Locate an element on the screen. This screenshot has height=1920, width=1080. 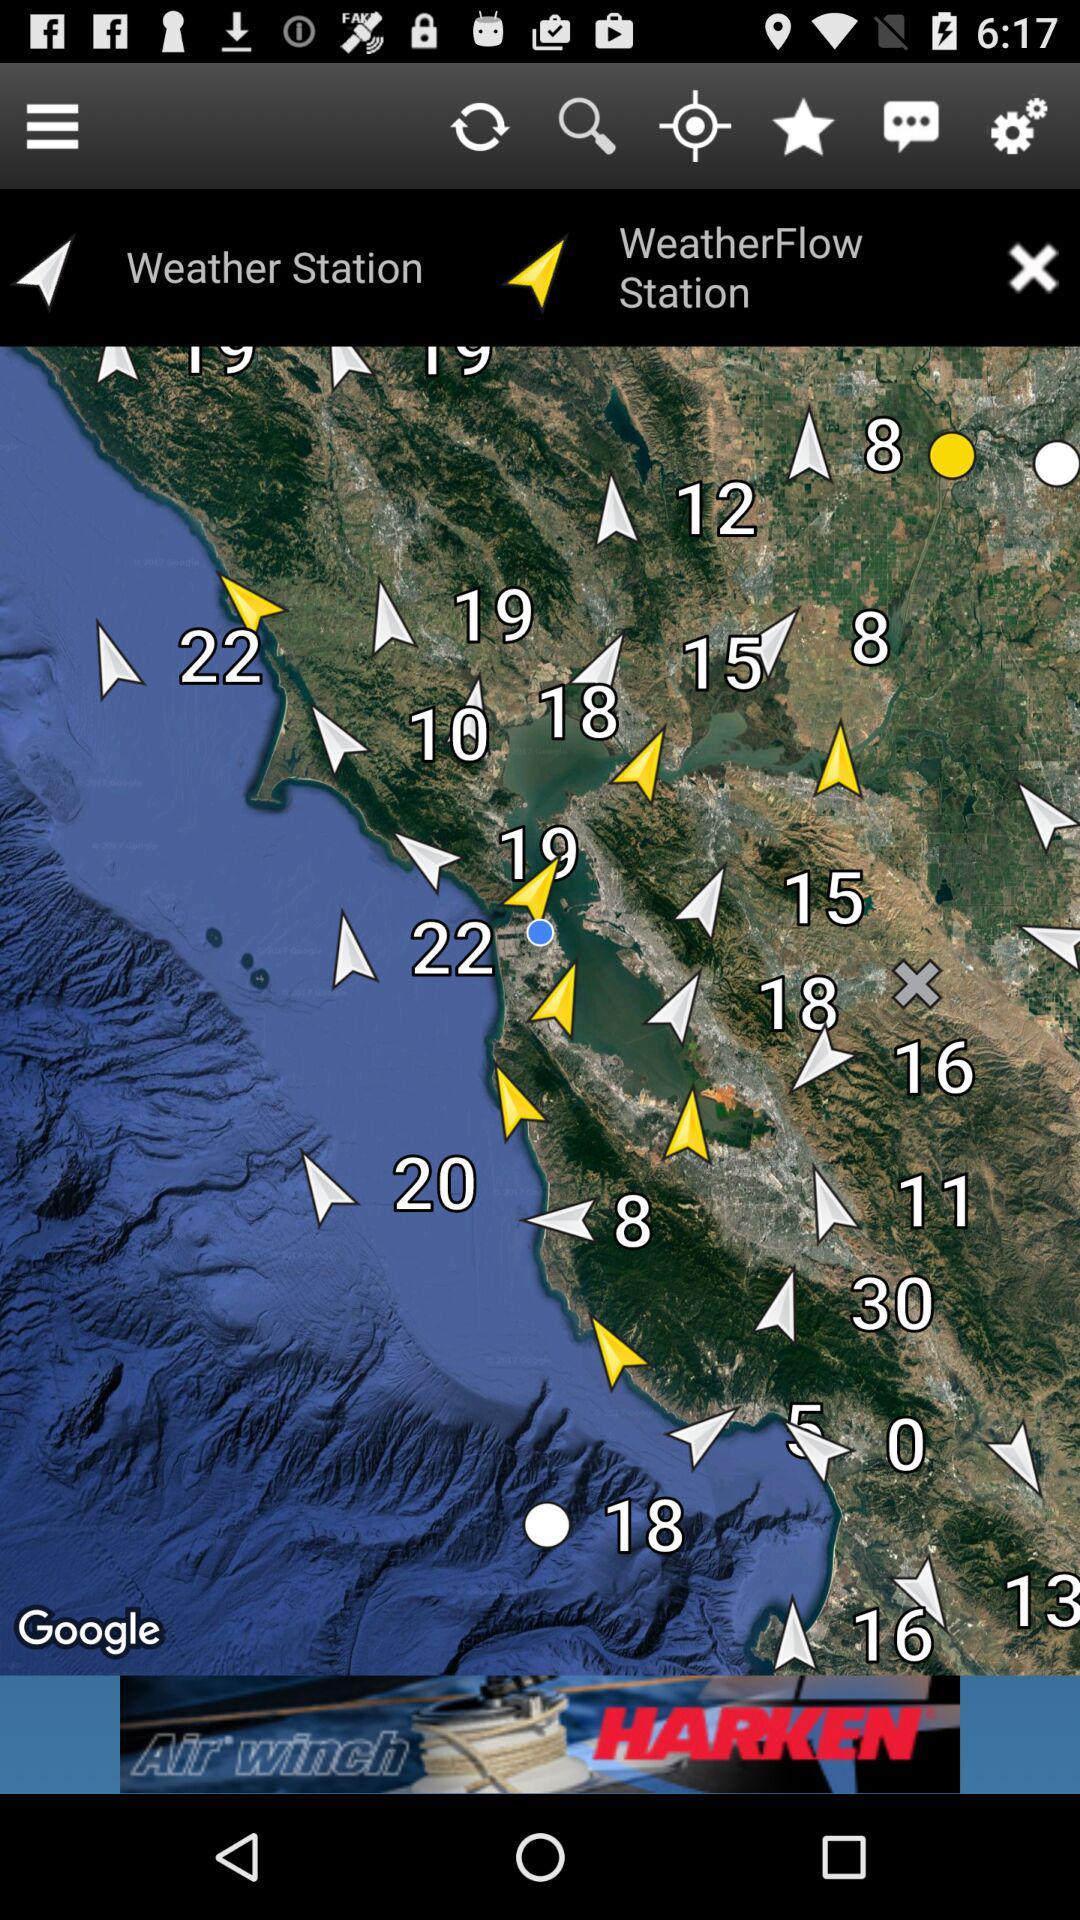
reload page is located at coordinates (479, 124).